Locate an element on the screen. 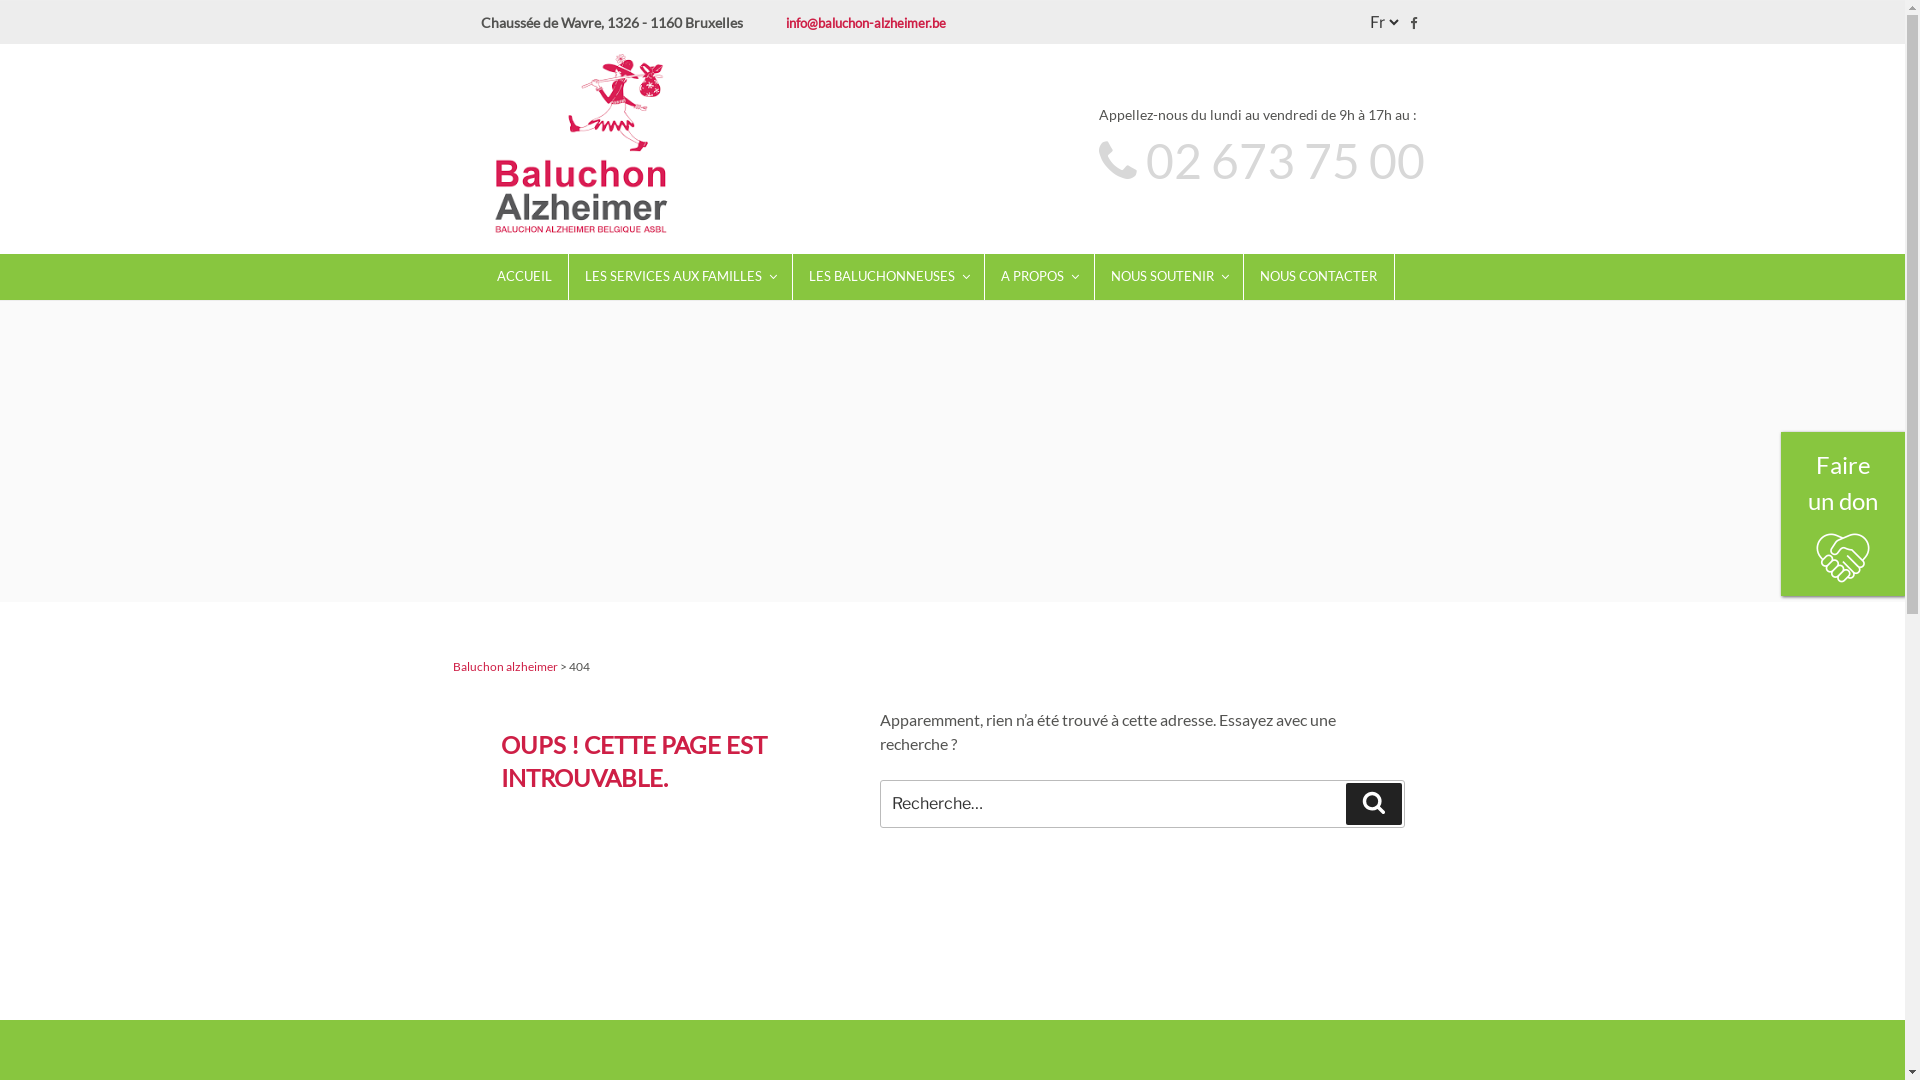 The height and width of the screenshot is (1080, 1920). 'Recherche' is located at coordinates (1372, 801).